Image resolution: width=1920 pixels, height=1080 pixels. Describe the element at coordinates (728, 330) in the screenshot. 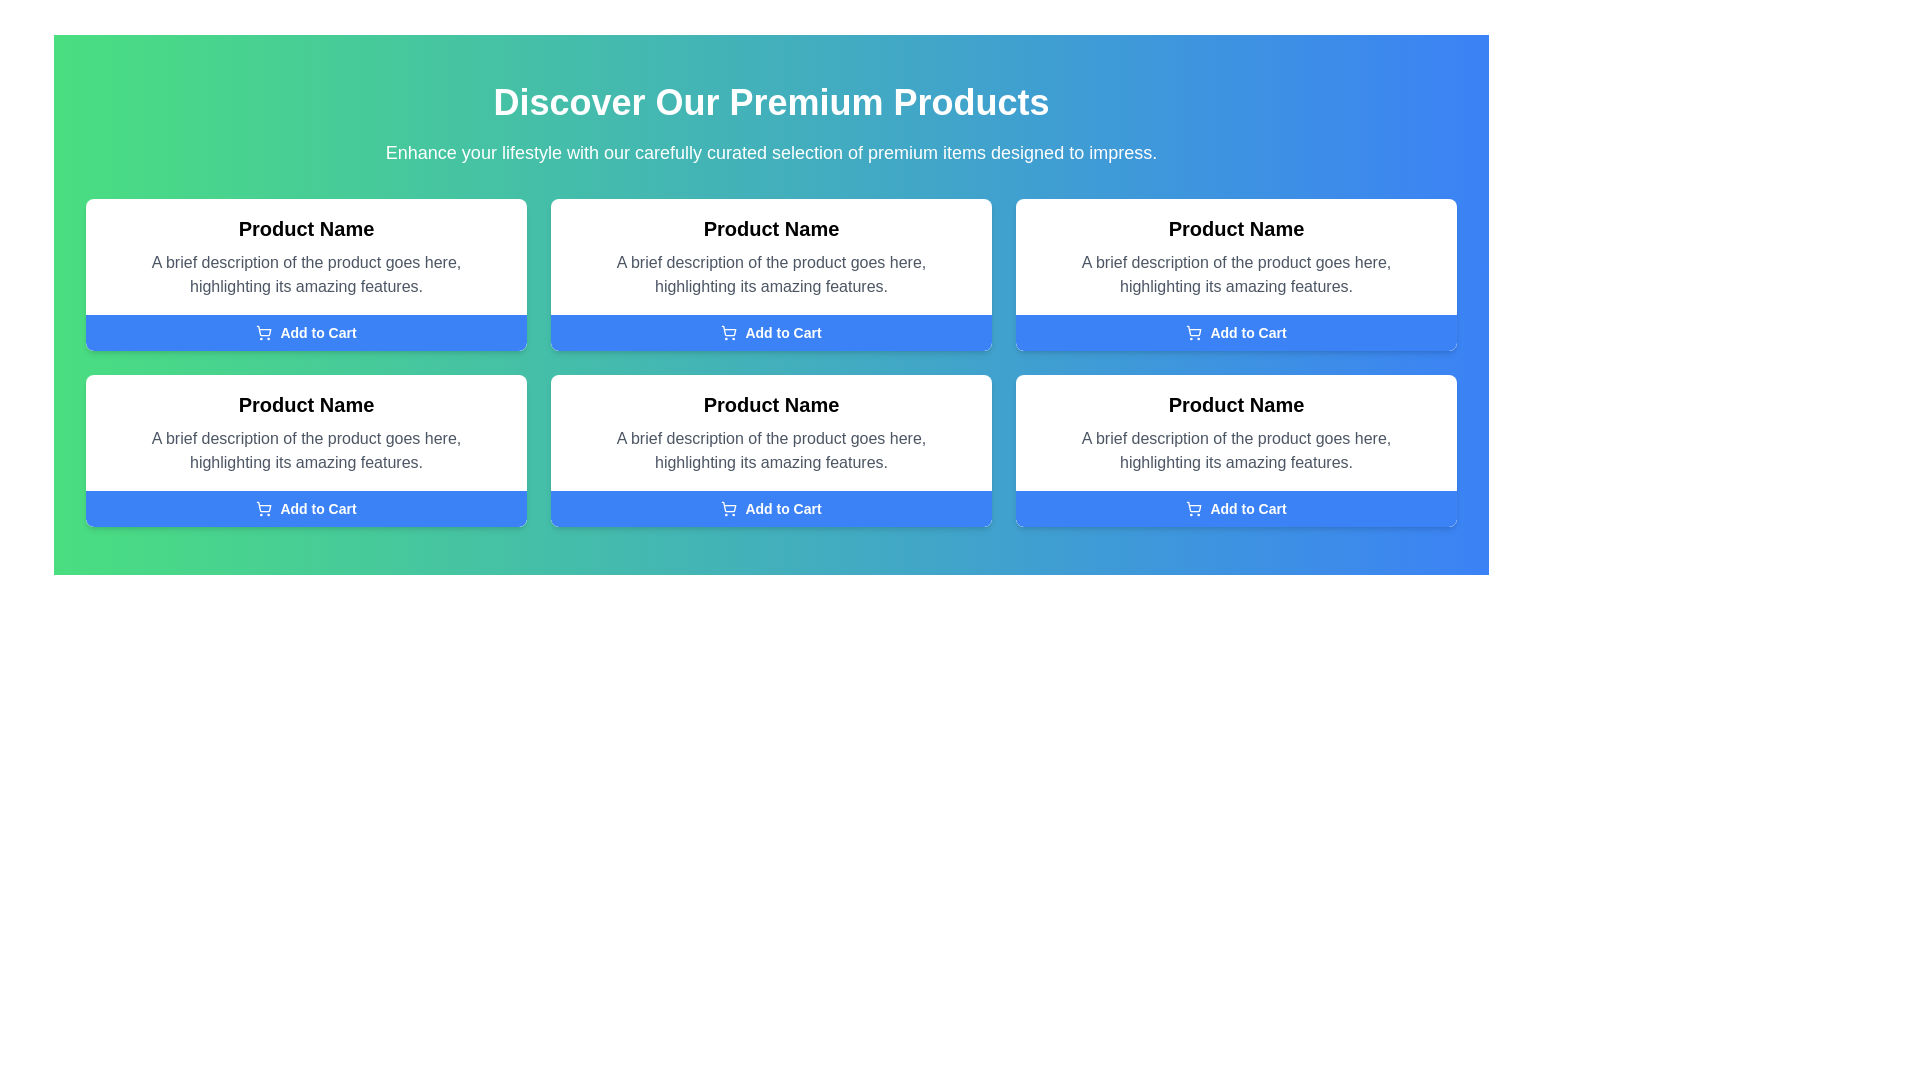

I see `the graphical icon representing the 'Add to Cart' button, which is located in the top row of the product grid layout, preceding the text 'Add to Cart'` at that location.